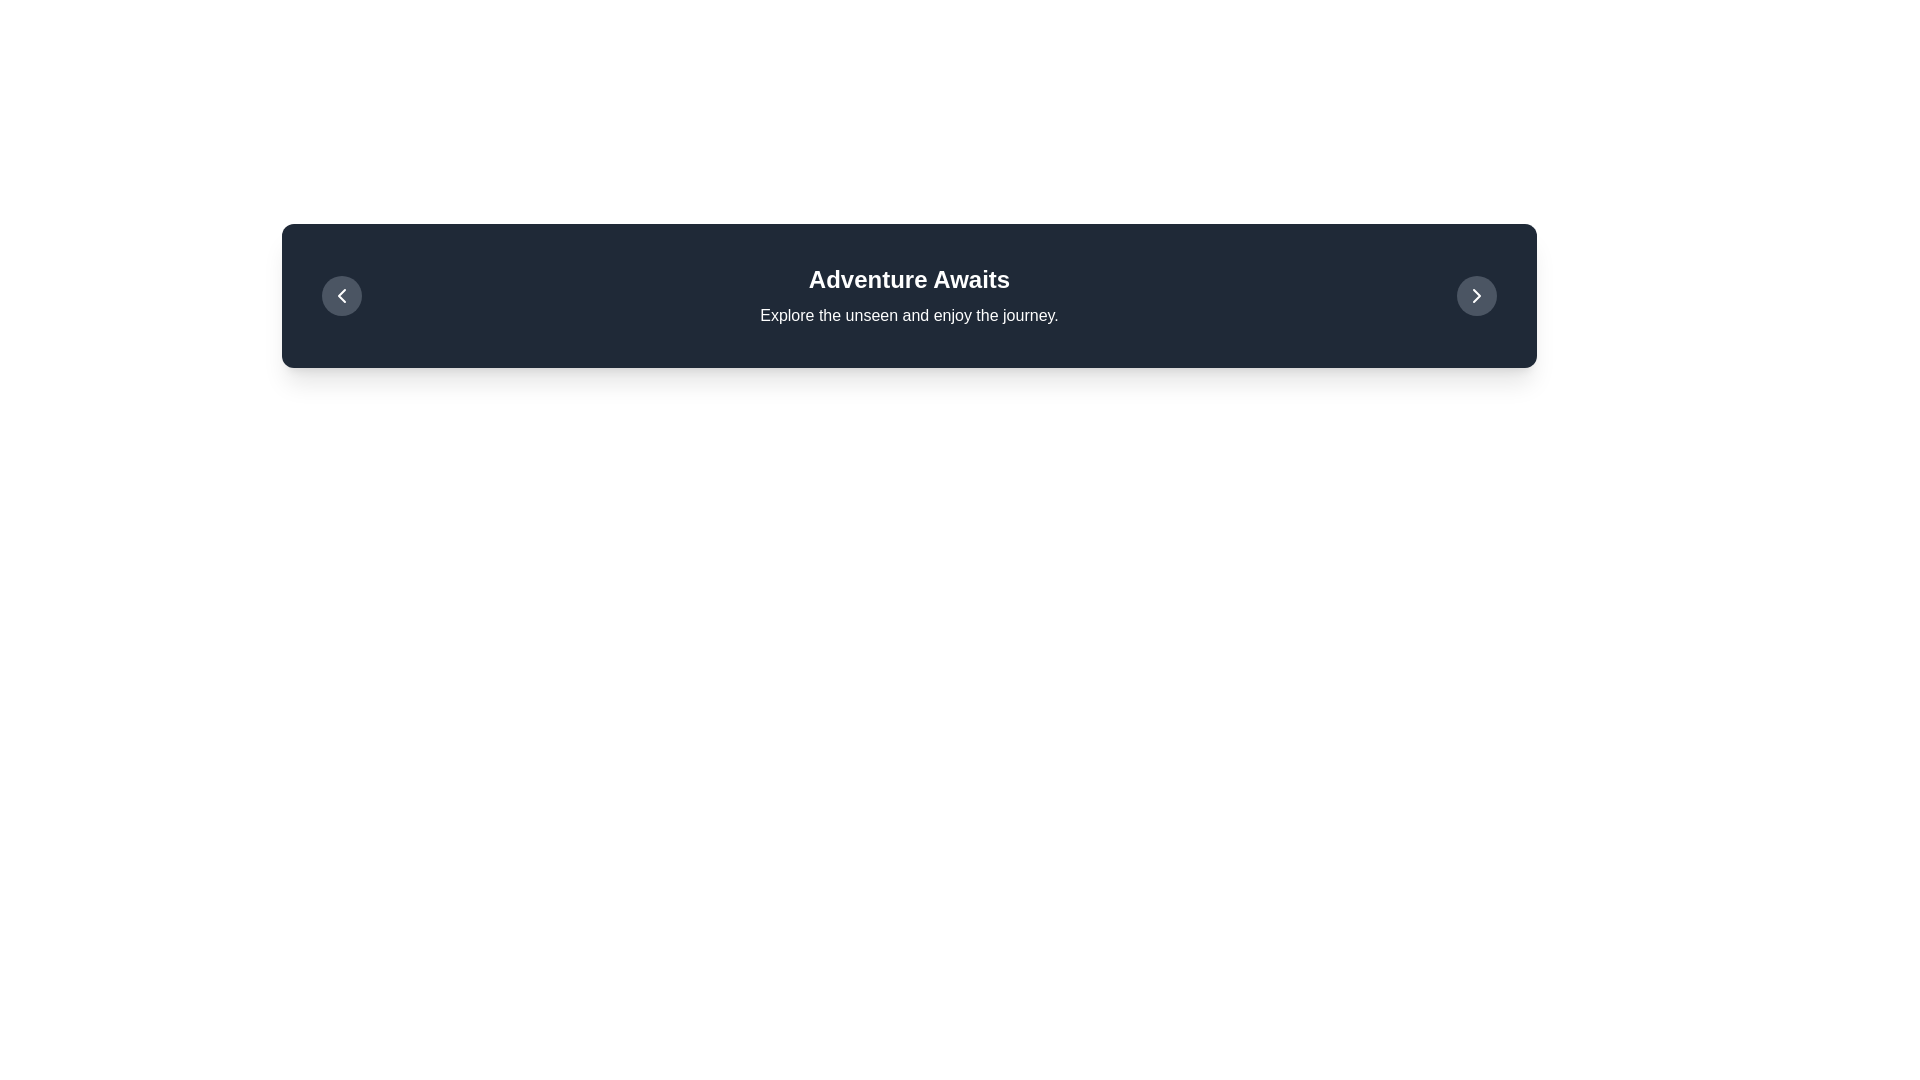  What do you see at coordinates (341, 296) in the screenshot?
I see `the left-pointing chevron icon within the circular gray button in the leftmost area of the horizontal navigation bar` at bounding box center [341, 296].